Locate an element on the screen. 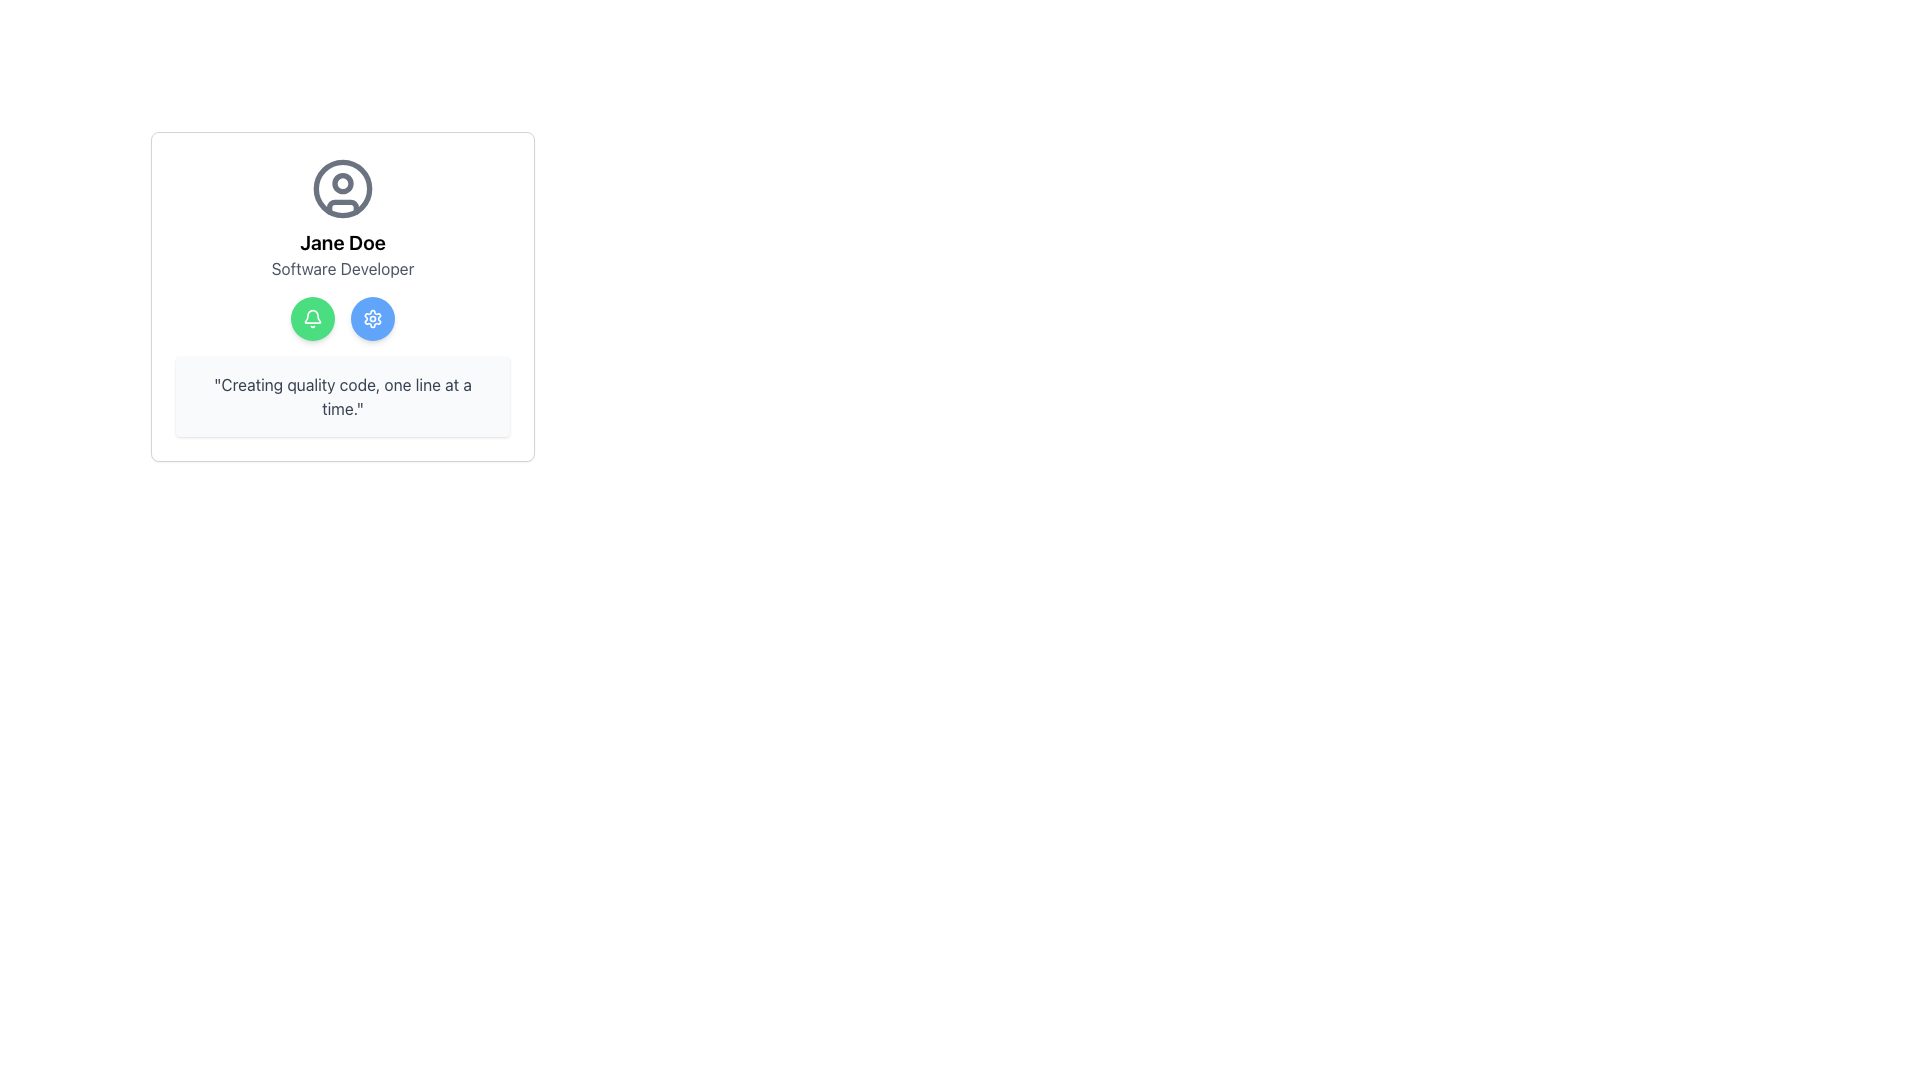 Image resolution: width=1920 pixels, height=1080 pixels. the circular blue button with a white gear icon located as the second button from the left in the row below the user profile information to observe the scaling effect is located at coordinates (373, 318).